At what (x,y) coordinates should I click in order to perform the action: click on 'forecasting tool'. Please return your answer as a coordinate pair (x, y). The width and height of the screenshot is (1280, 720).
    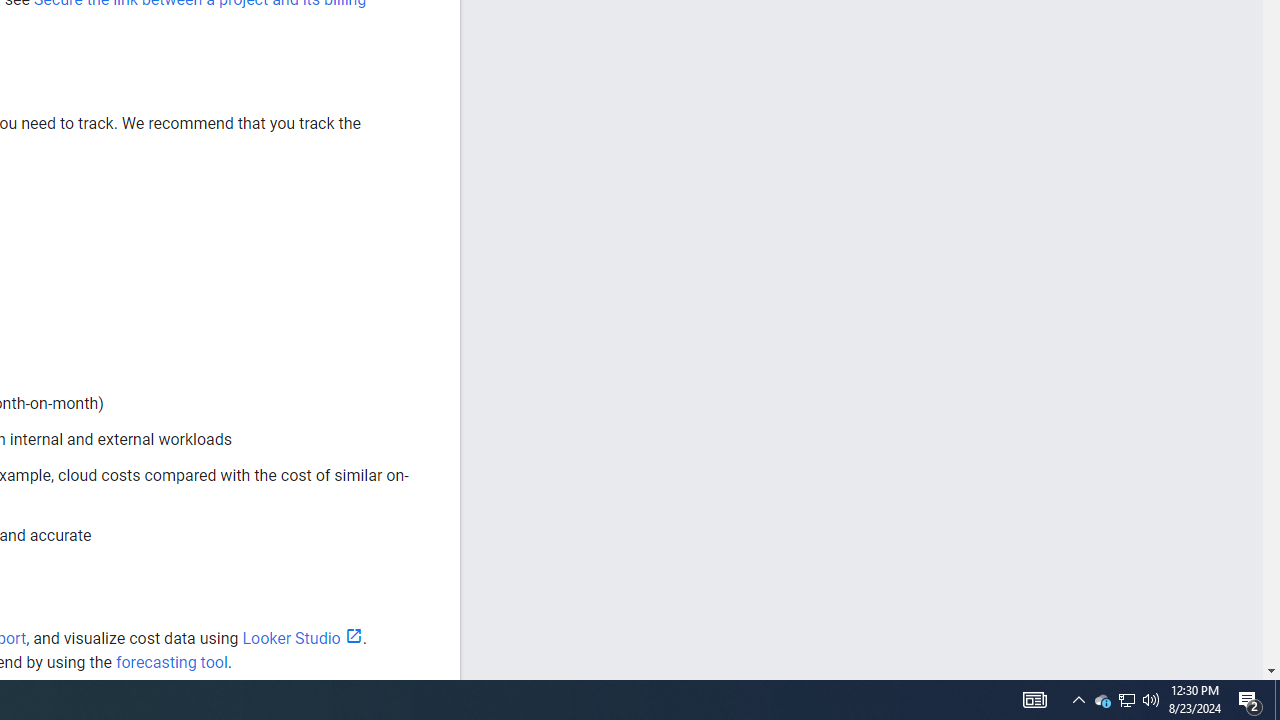
    Looking at the image, I should click on (171, 662).